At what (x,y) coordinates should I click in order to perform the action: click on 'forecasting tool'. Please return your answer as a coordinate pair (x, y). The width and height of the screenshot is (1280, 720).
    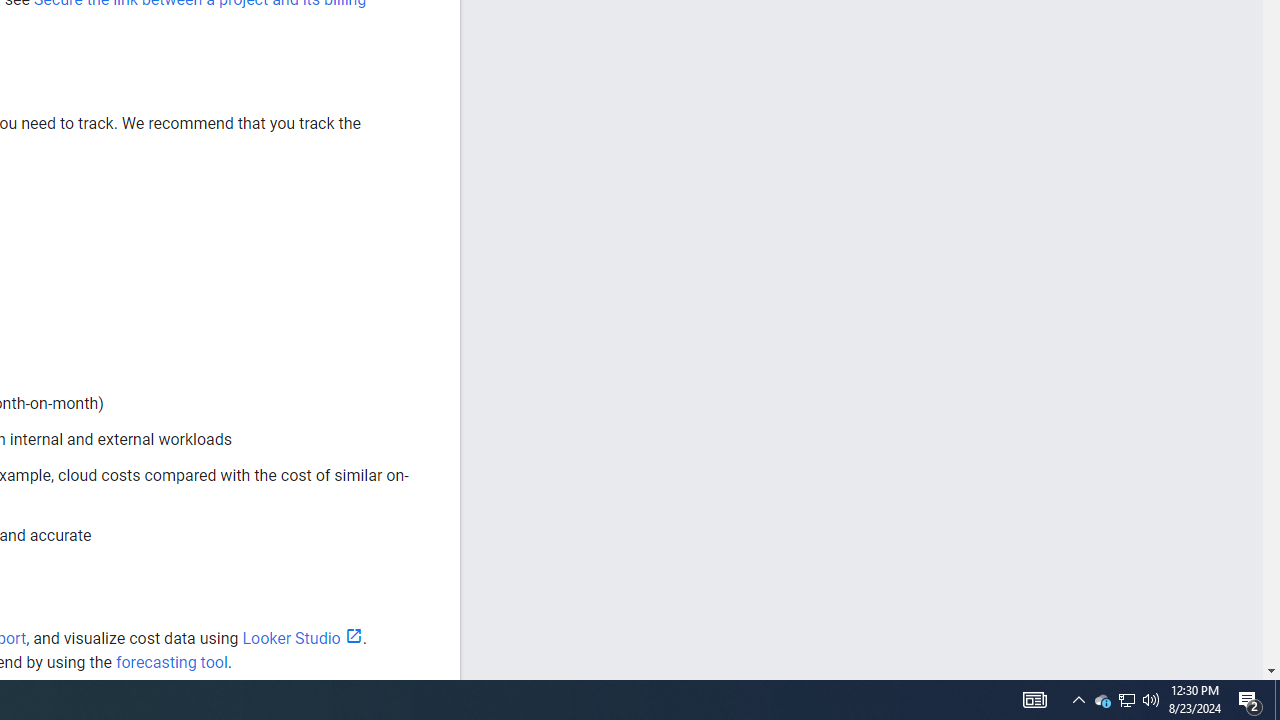
    Looking at the image, I should click on (171, 662).